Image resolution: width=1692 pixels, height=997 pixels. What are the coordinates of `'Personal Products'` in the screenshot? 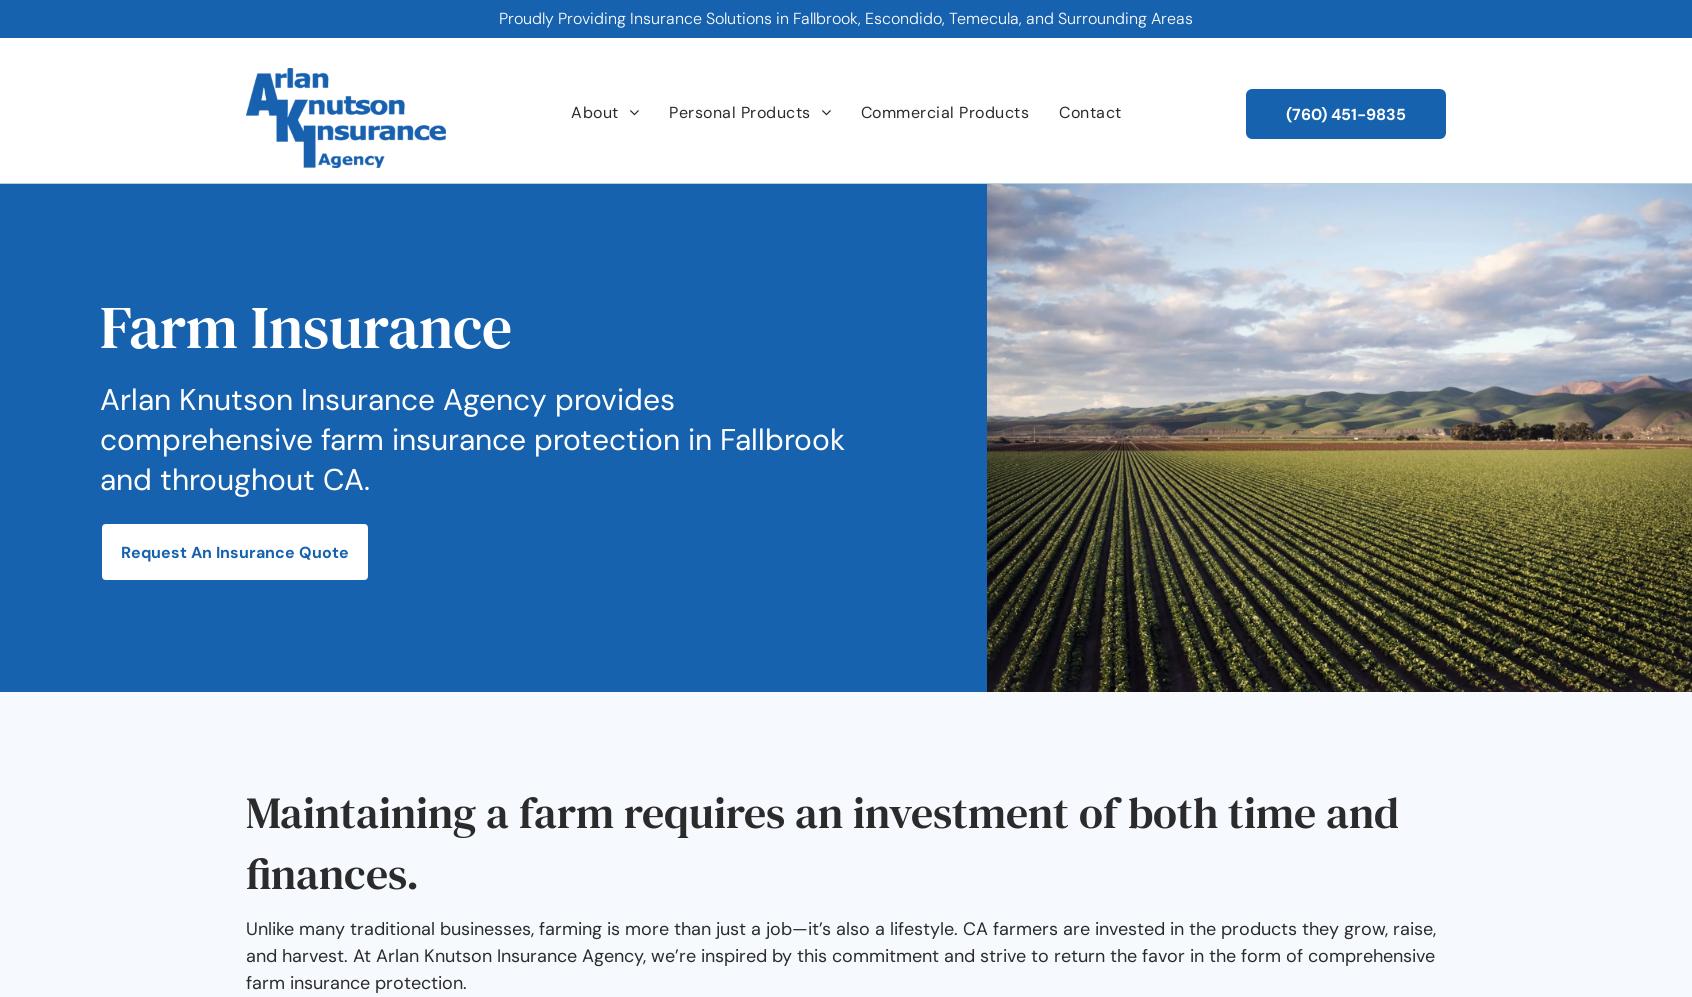 It's located at (738, 112).